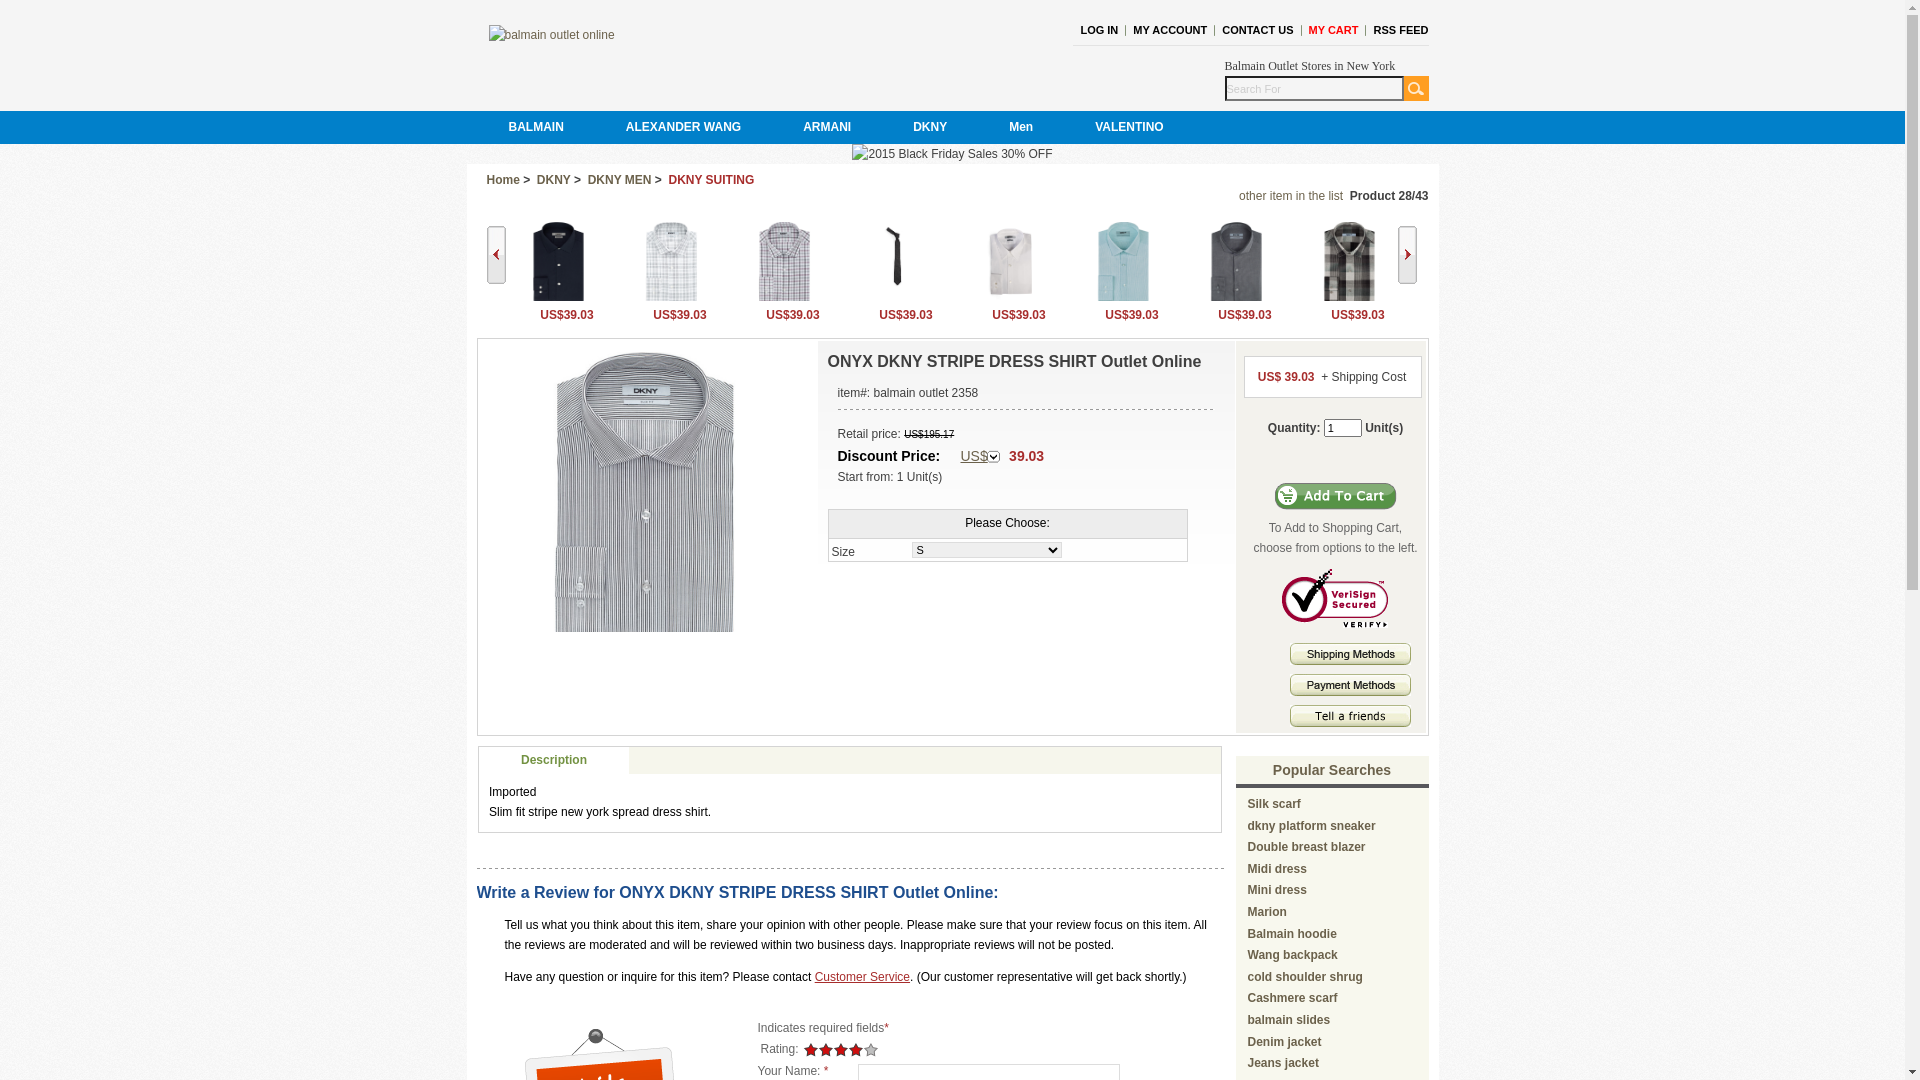  What do you see at coordinates (502, 180) in the screenshot?
I see `'Home'` at bounding box center [502, 180].